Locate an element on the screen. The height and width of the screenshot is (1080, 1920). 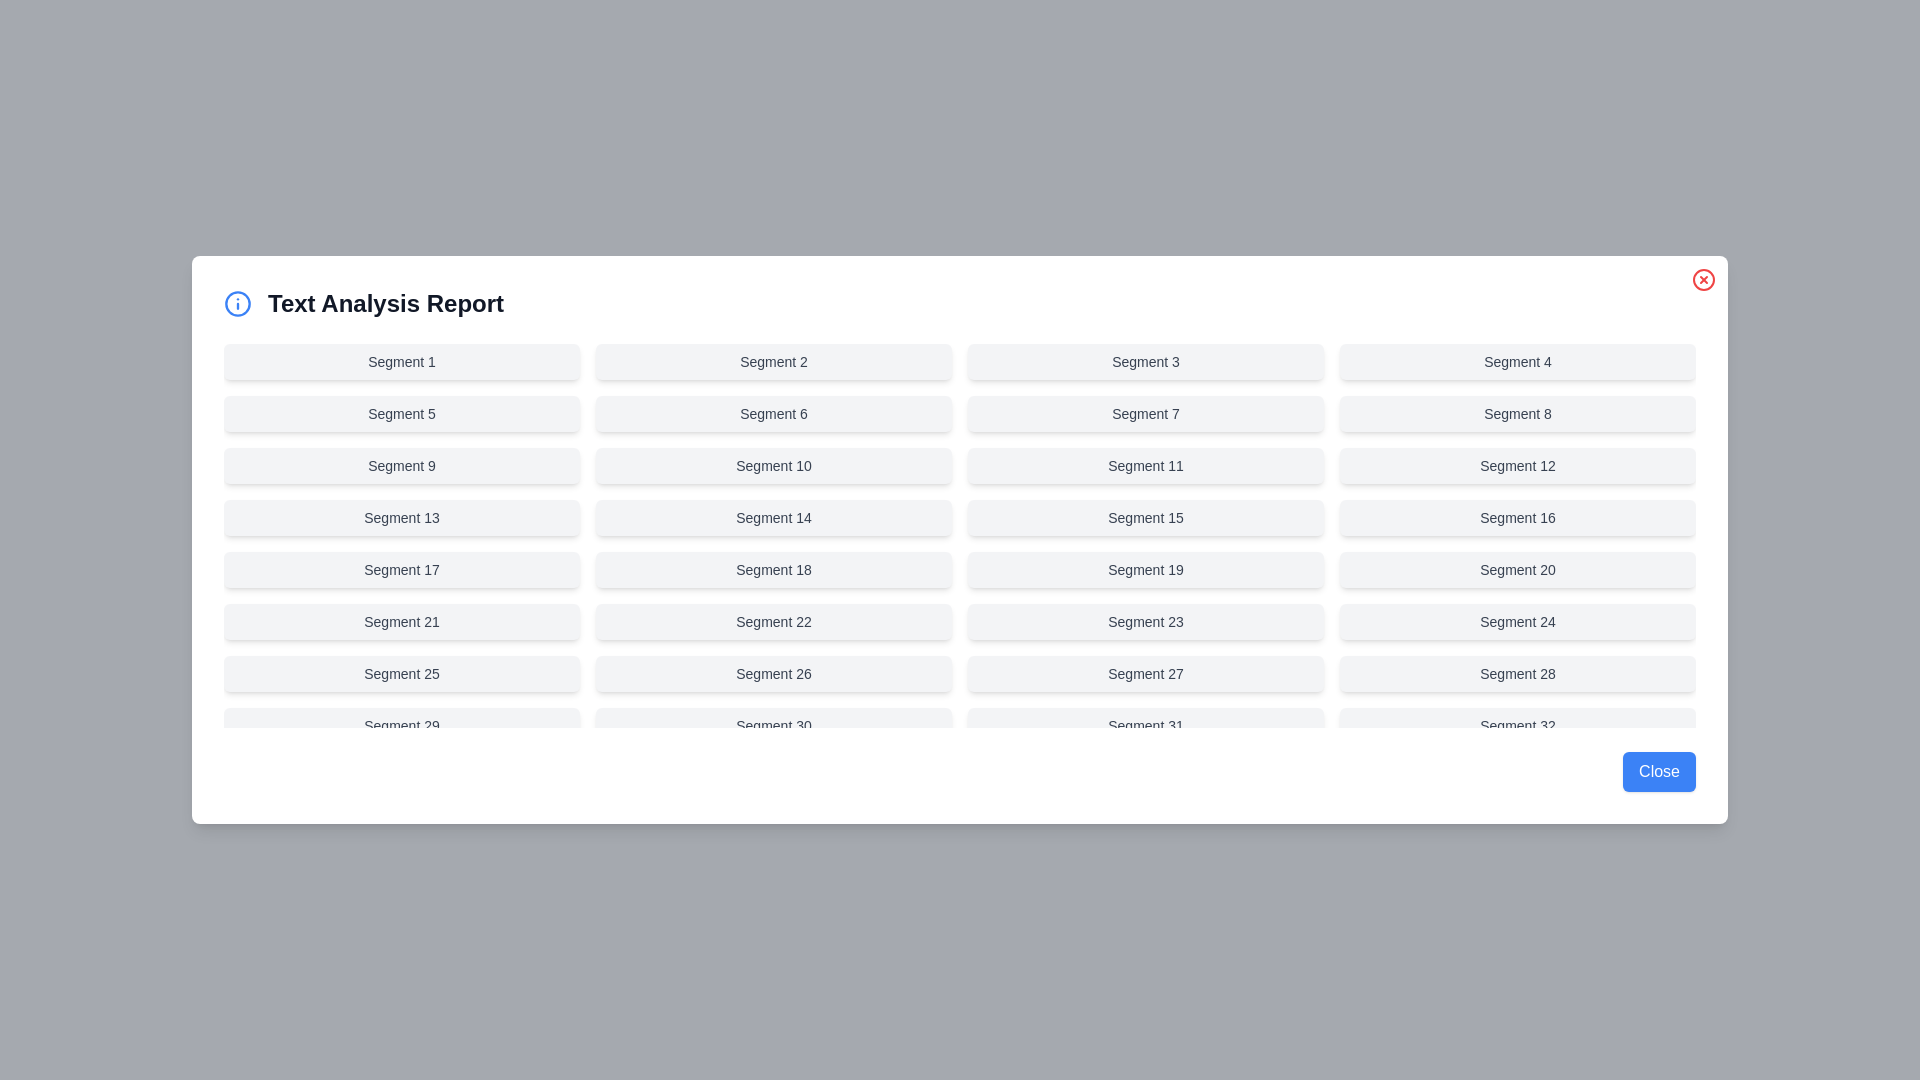
the close button in the top-right corner of the dialog is located at coordinates (1703, 280).